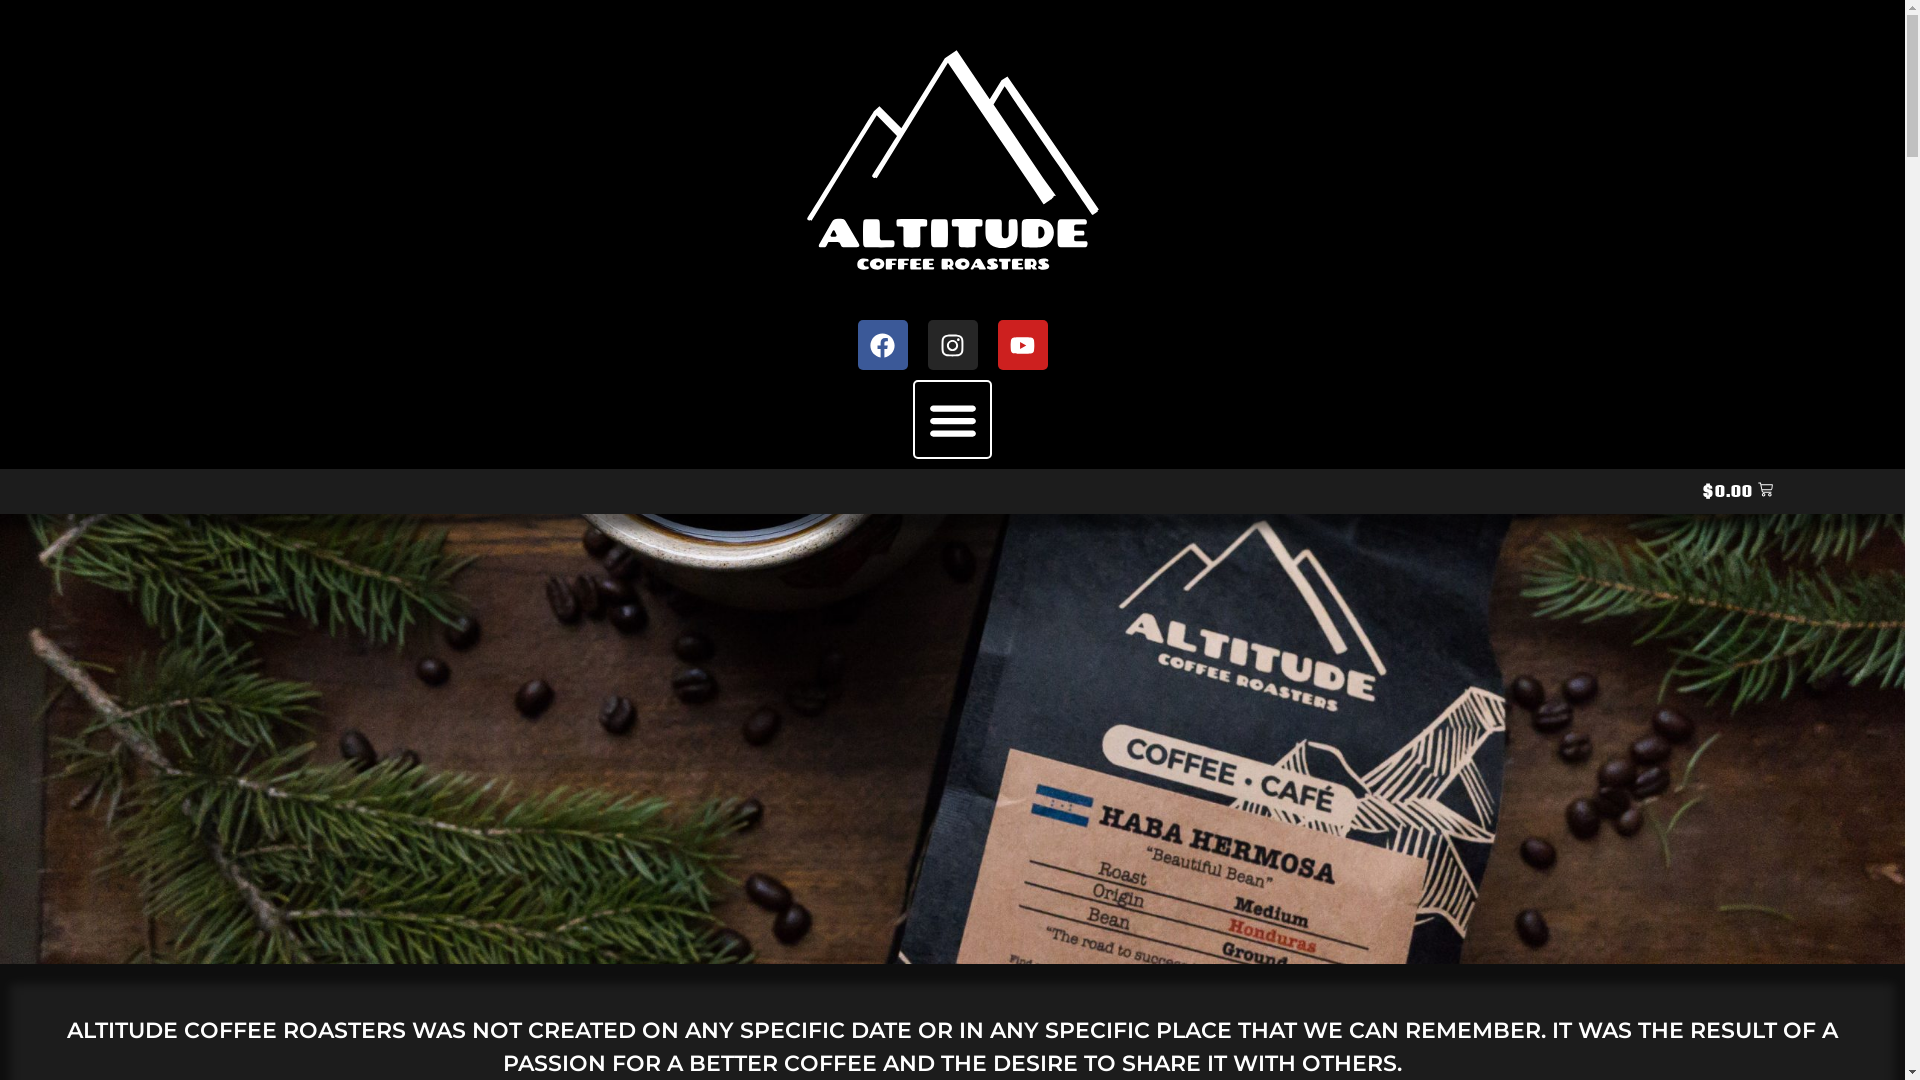 This screenshot has height=1080, width=1920. What do you see at coordinates (1736, 491) in the screenshot?
I see `'$0.00'` at bounding box center [1736, 491].